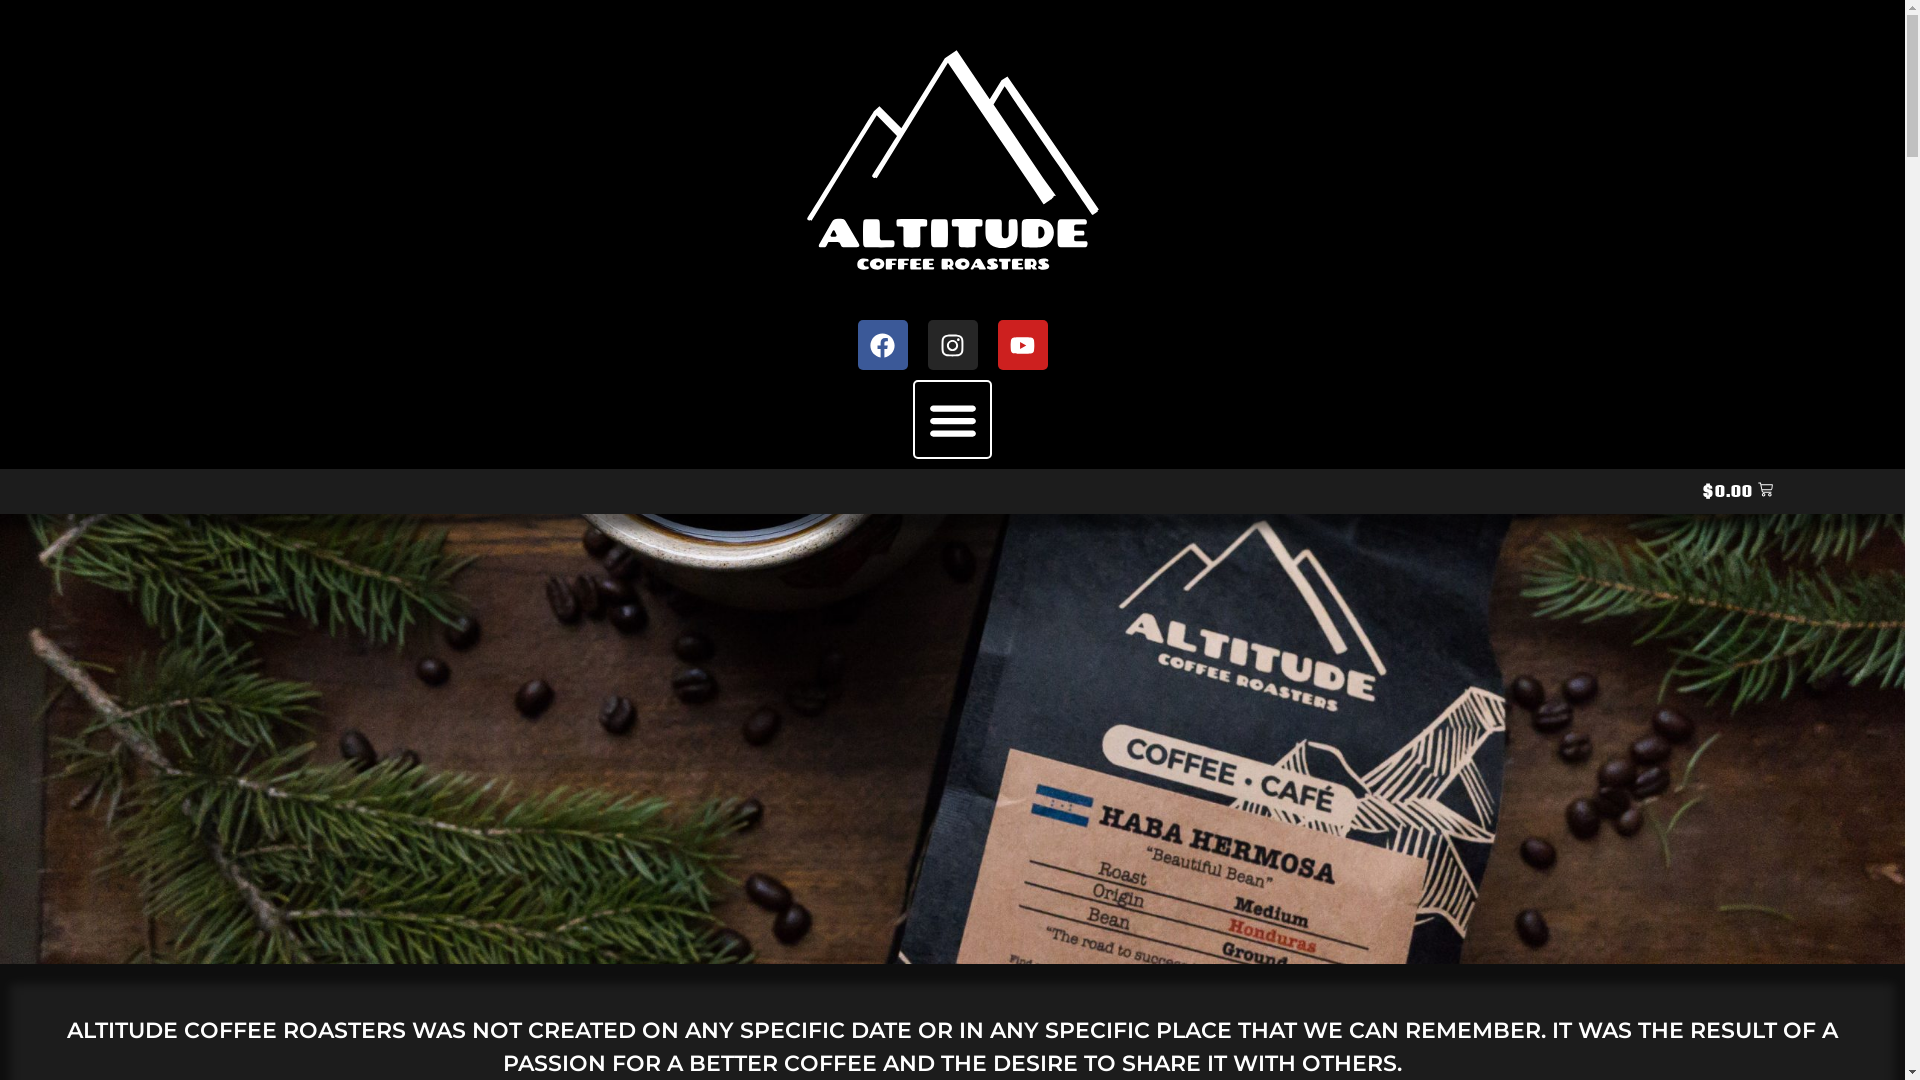 This screenshot has height=1080, width=1920. What do you see at coordinates (1736, 491) in the screenshot?
I see `'$0.00'` at bounding box center [1736, 491].